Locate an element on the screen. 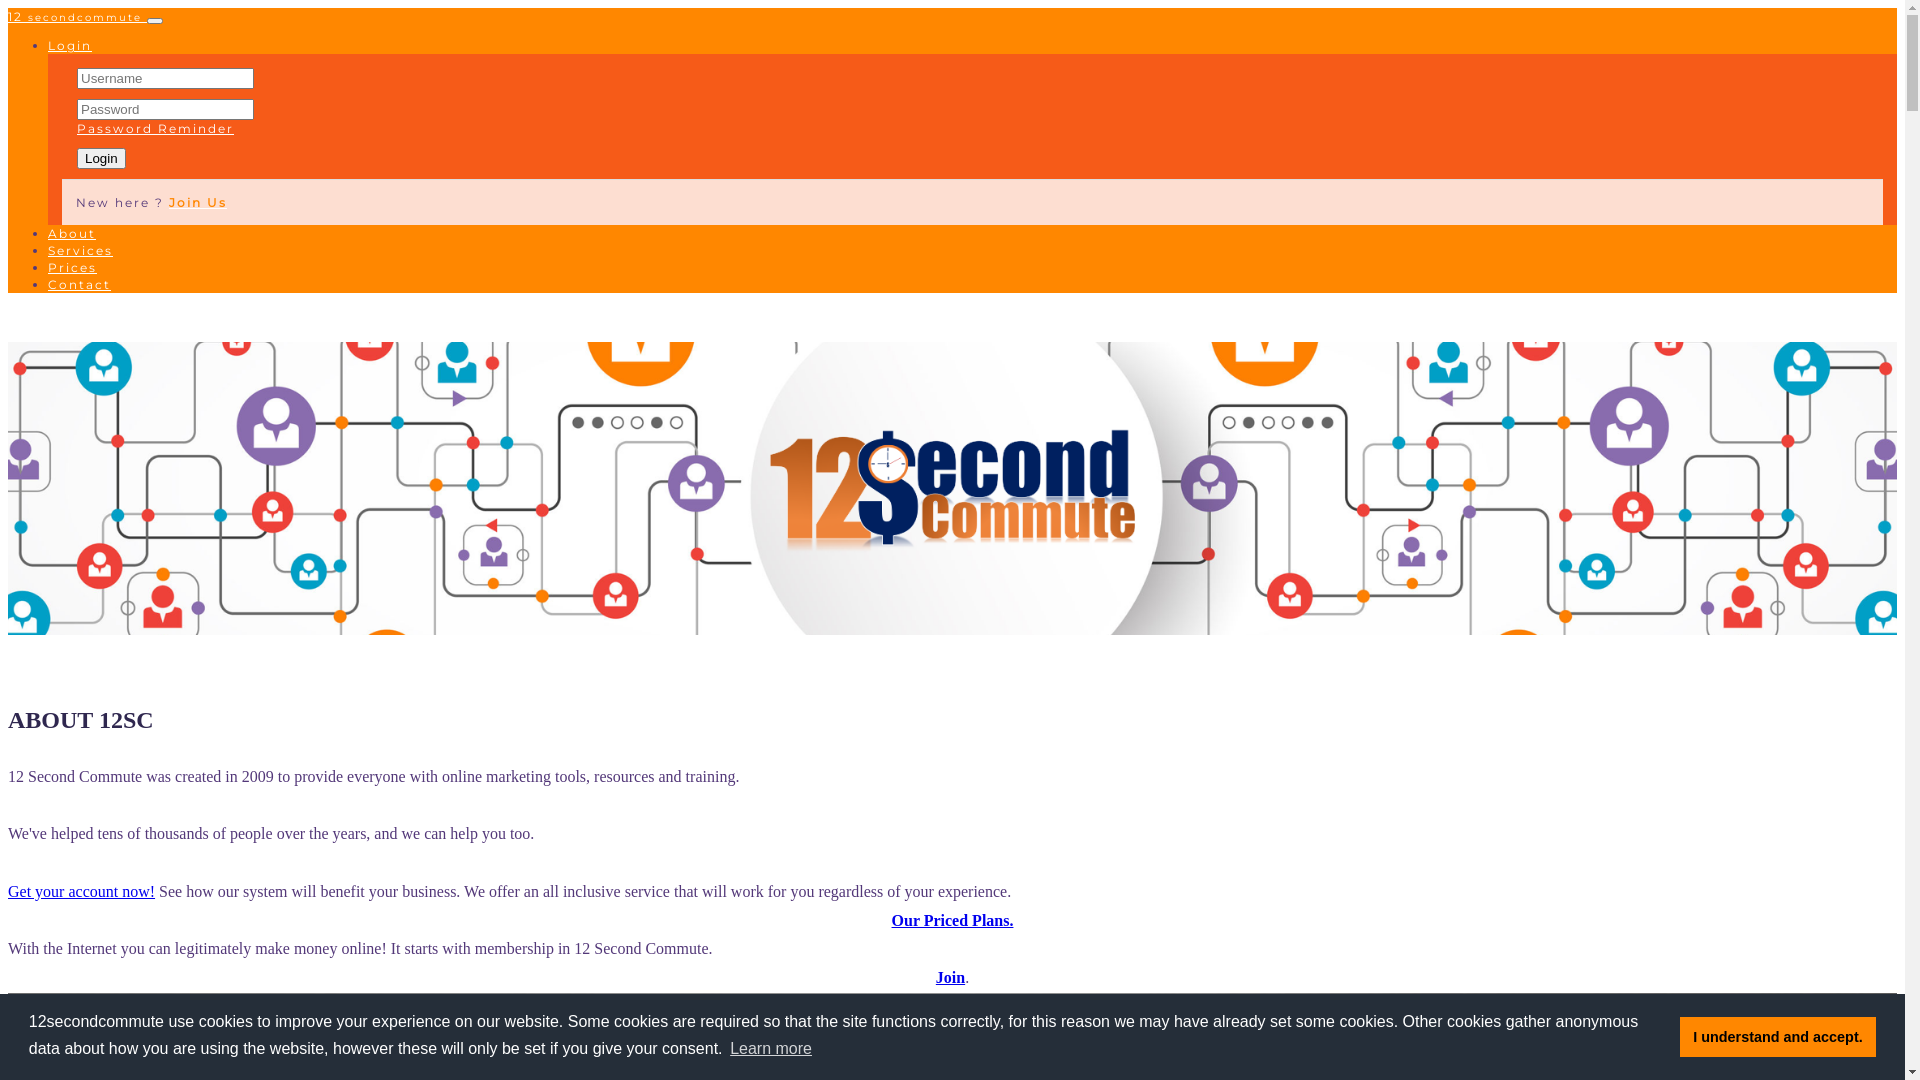 The image size is (1920, 1080). 'Contact' is located at coordinates (79, 284).